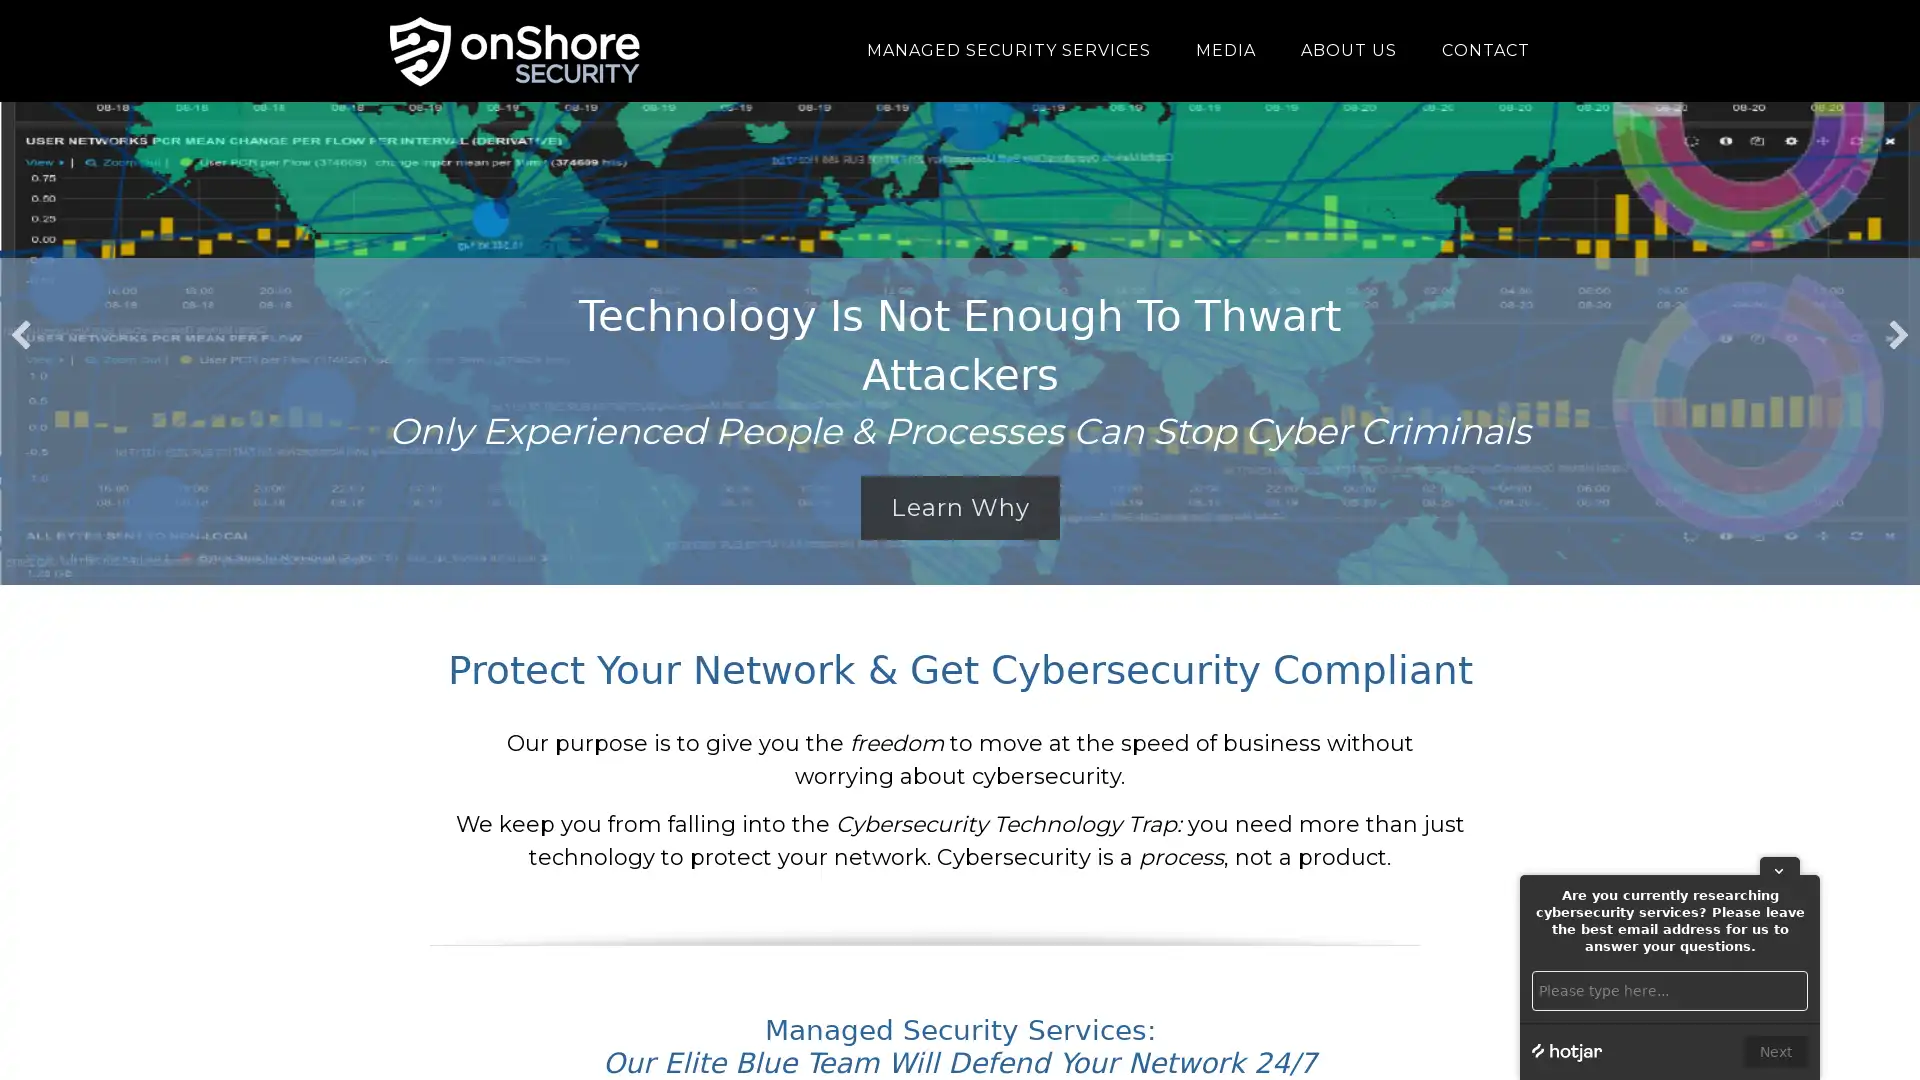 The height and width of the screenshot is (1080, 1920). What do you see at coordinates (1776, 1051) in the screenshot?
I see `Next` at bounding box center [1776, 1051].